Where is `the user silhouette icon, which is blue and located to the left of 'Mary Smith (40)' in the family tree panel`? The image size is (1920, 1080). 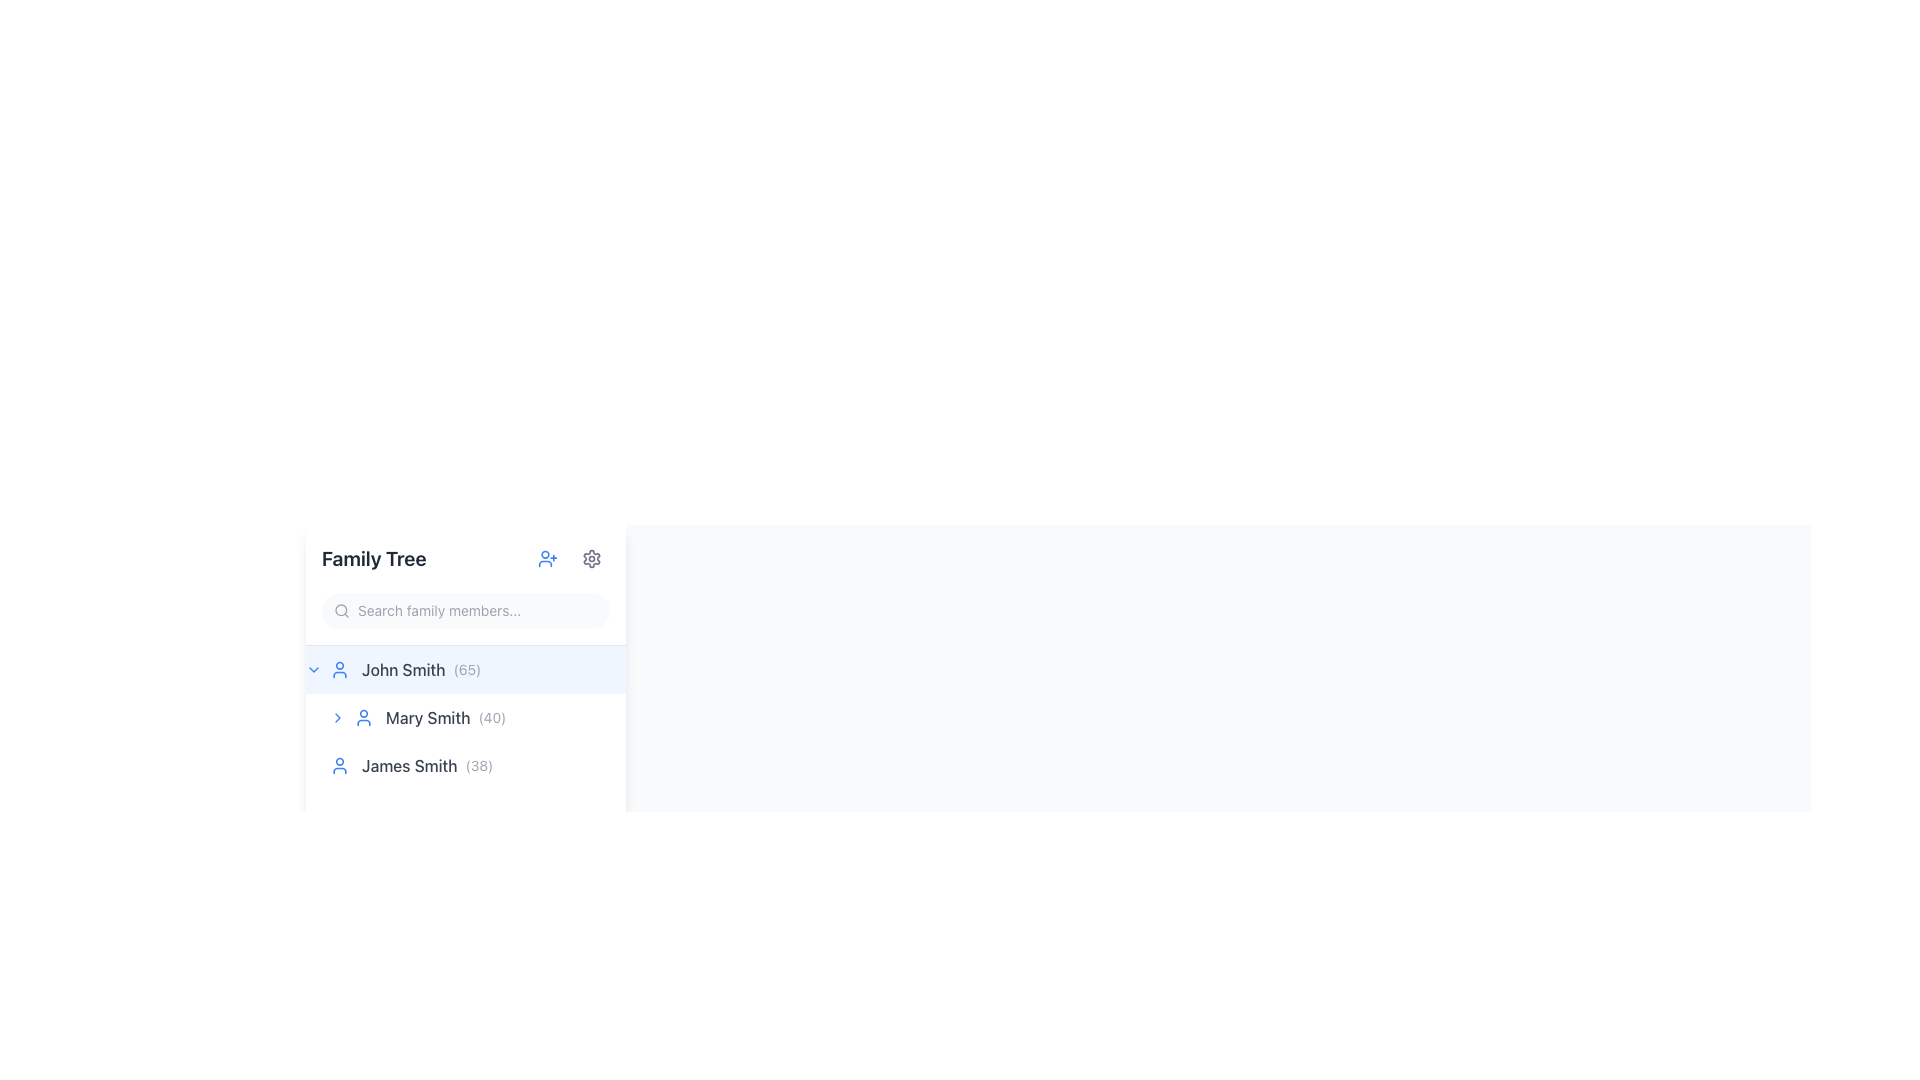
the user silhouette icon, which is blue and located to the left of 'Mary Smith (40)' in the family tree panel is located at coordinates (364, 716).